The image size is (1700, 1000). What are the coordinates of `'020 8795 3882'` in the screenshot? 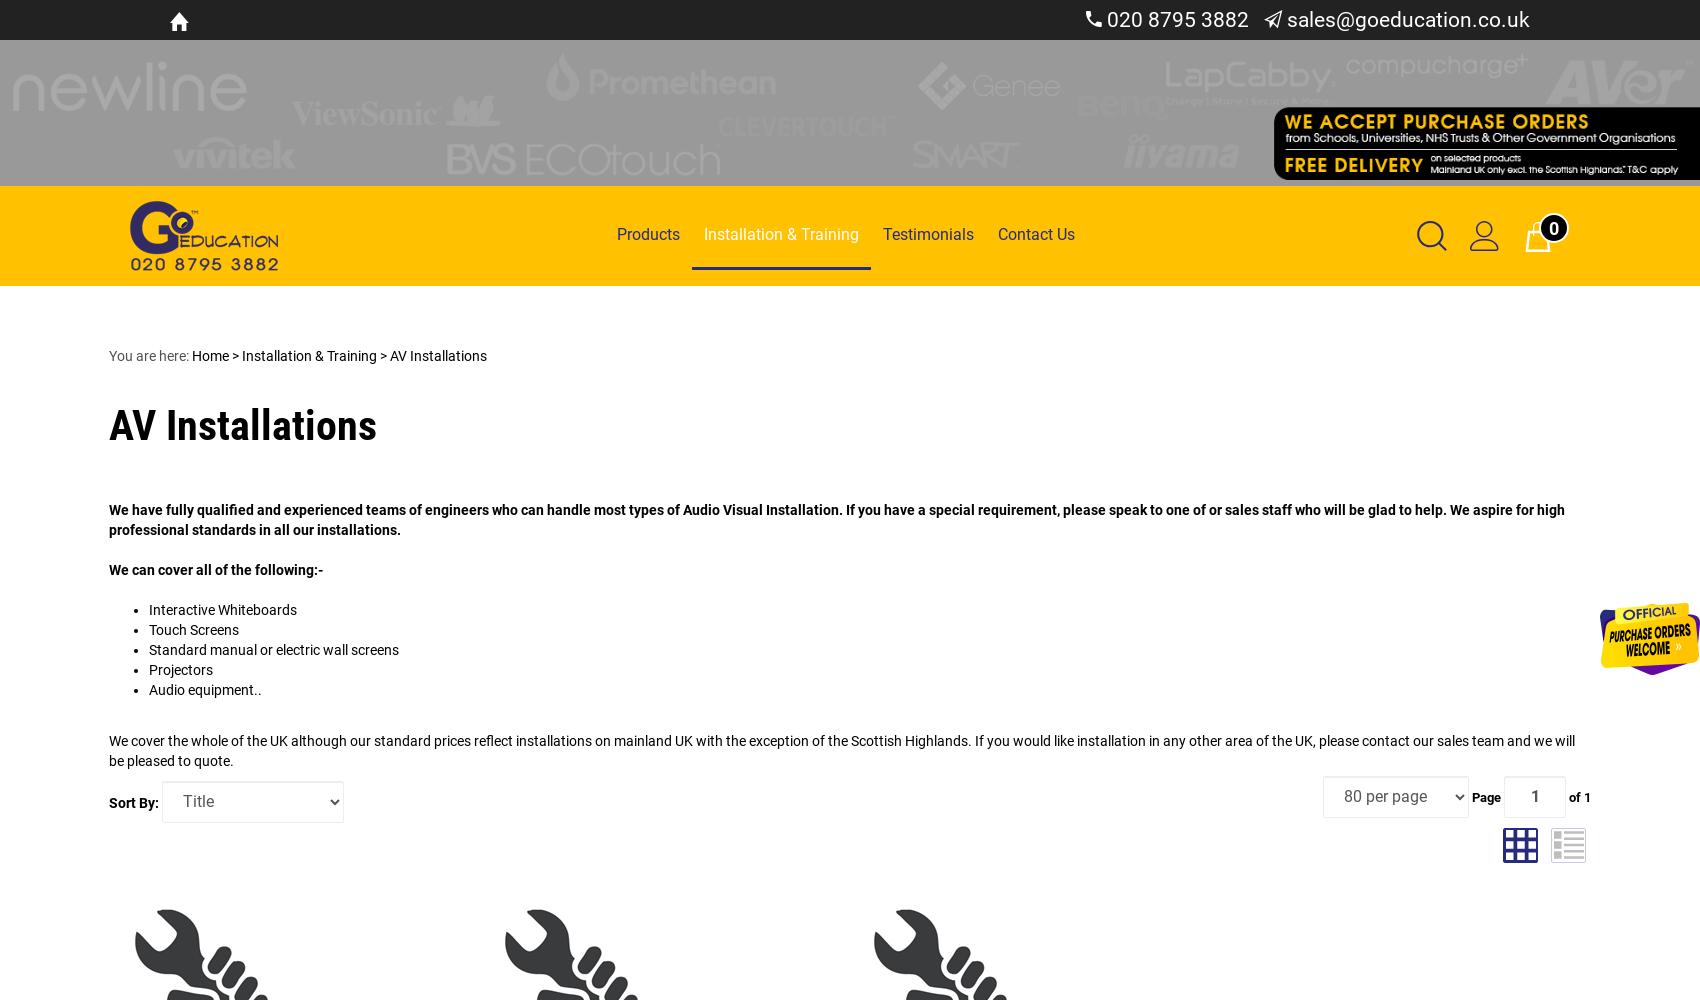 It's located at (1174, 20).